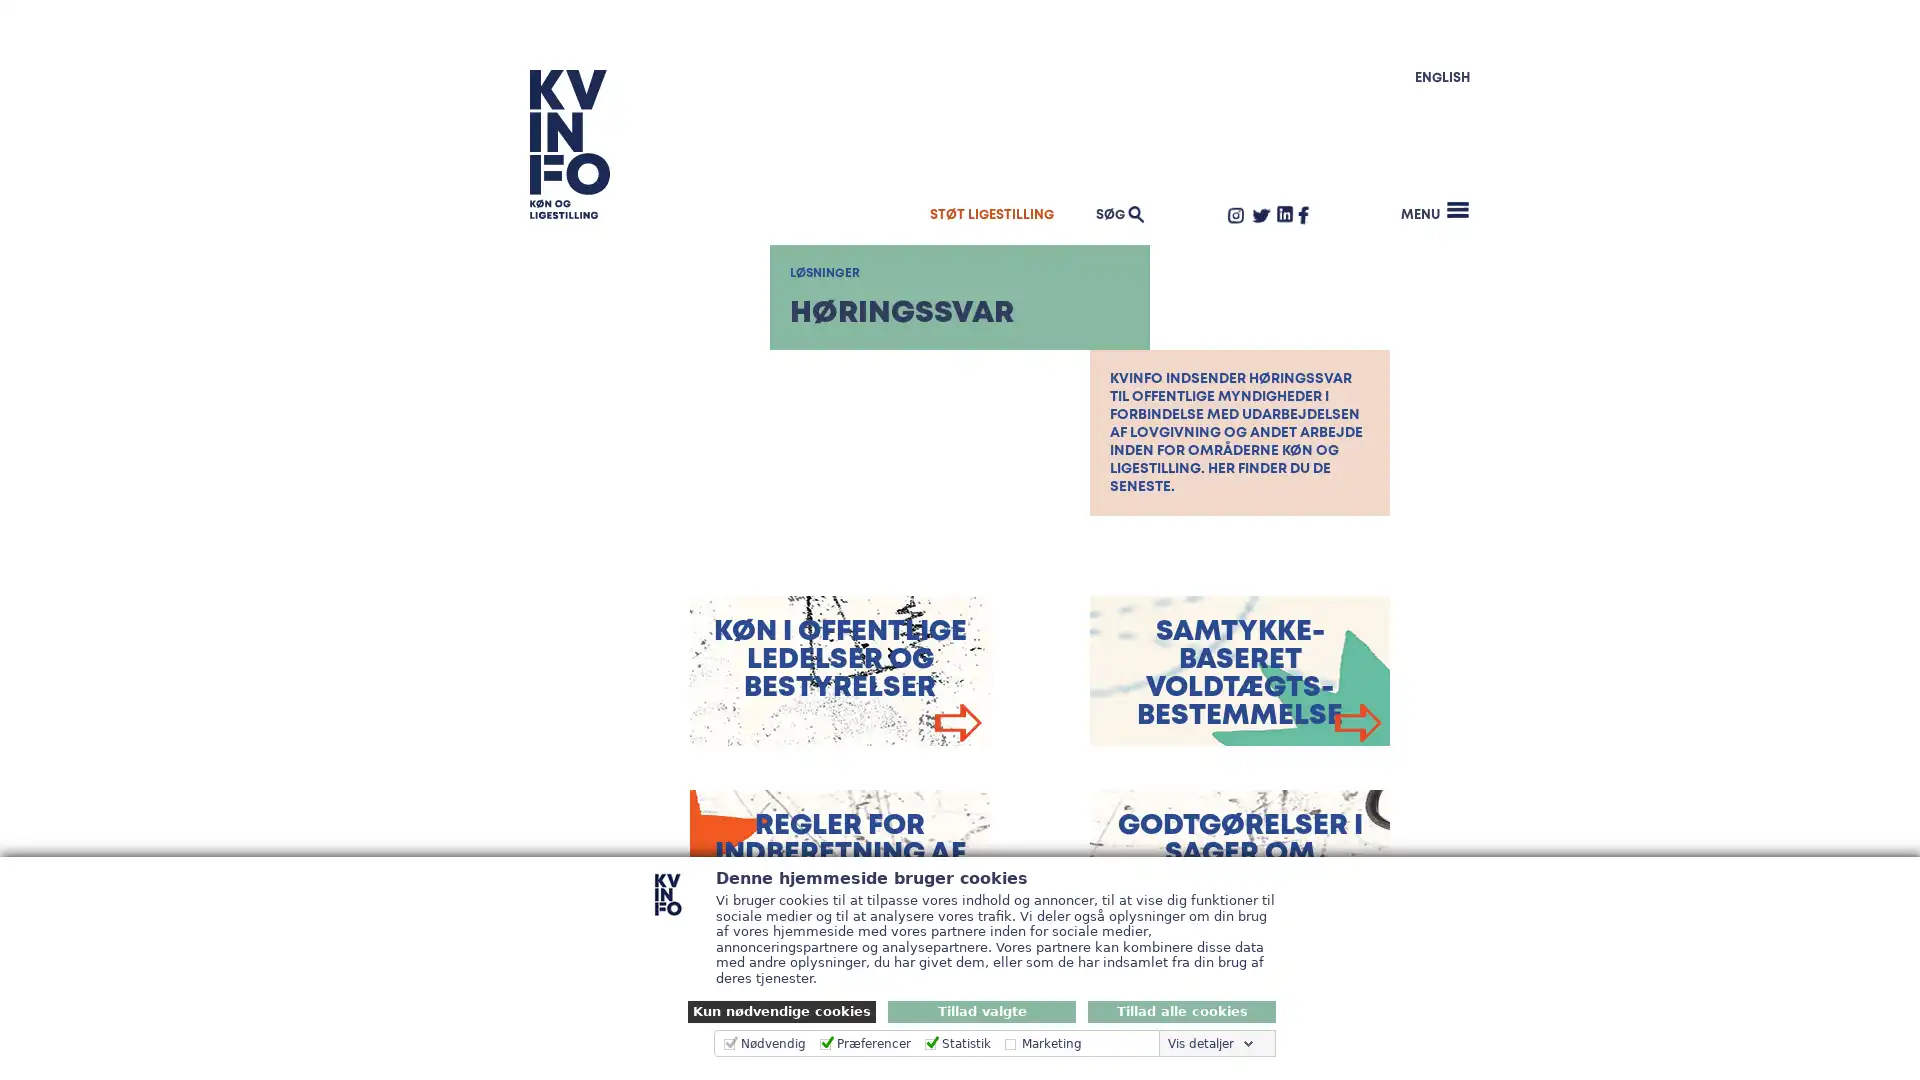  Describe the element at coordinates (1428, 188) in the screenshot. I see `Sg` at that location.